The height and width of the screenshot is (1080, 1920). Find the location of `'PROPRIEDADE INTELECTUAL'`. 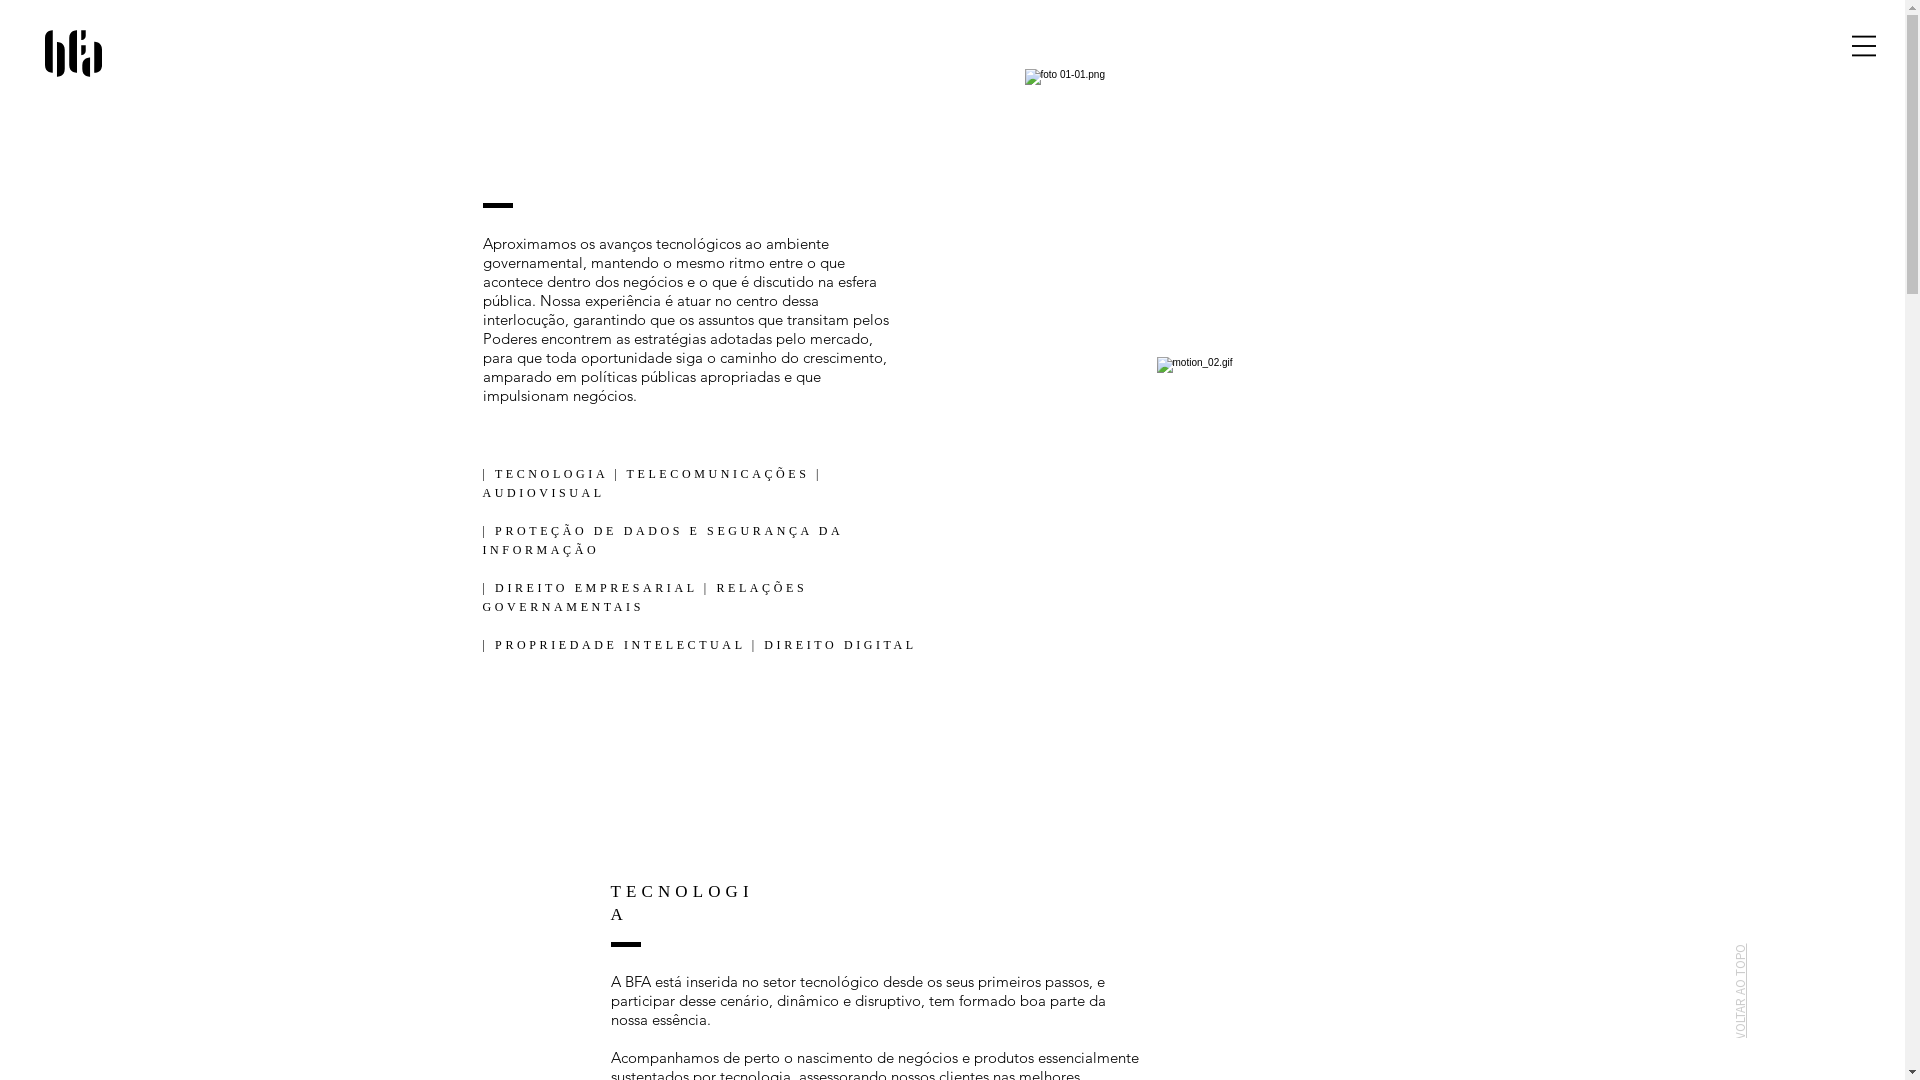

'PROPRIEDADE INTELECTUAL' is located at coordinates (618, 644).